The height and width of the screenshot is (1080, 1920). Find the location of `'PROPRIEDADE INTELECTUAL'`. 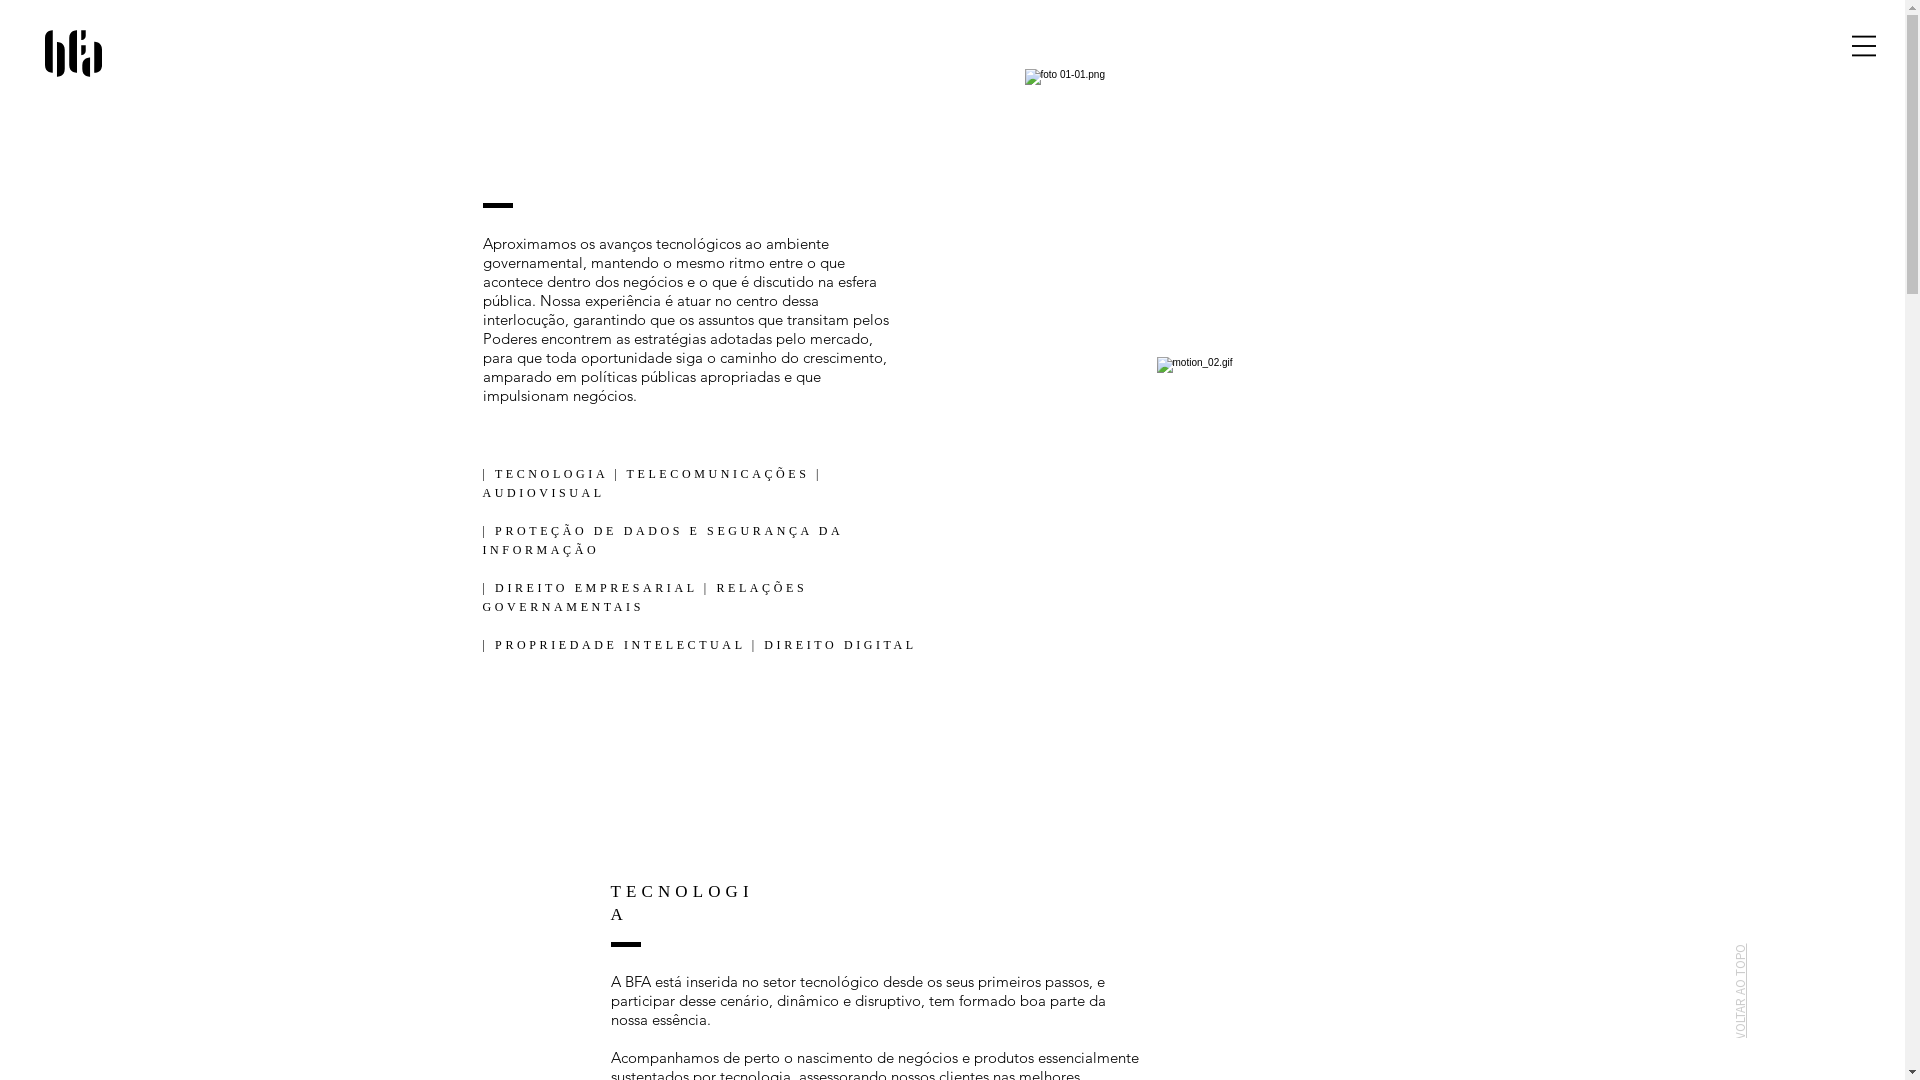

'PROPRIEDADE INTELECTUAL' is located at coordinates (618, 644).